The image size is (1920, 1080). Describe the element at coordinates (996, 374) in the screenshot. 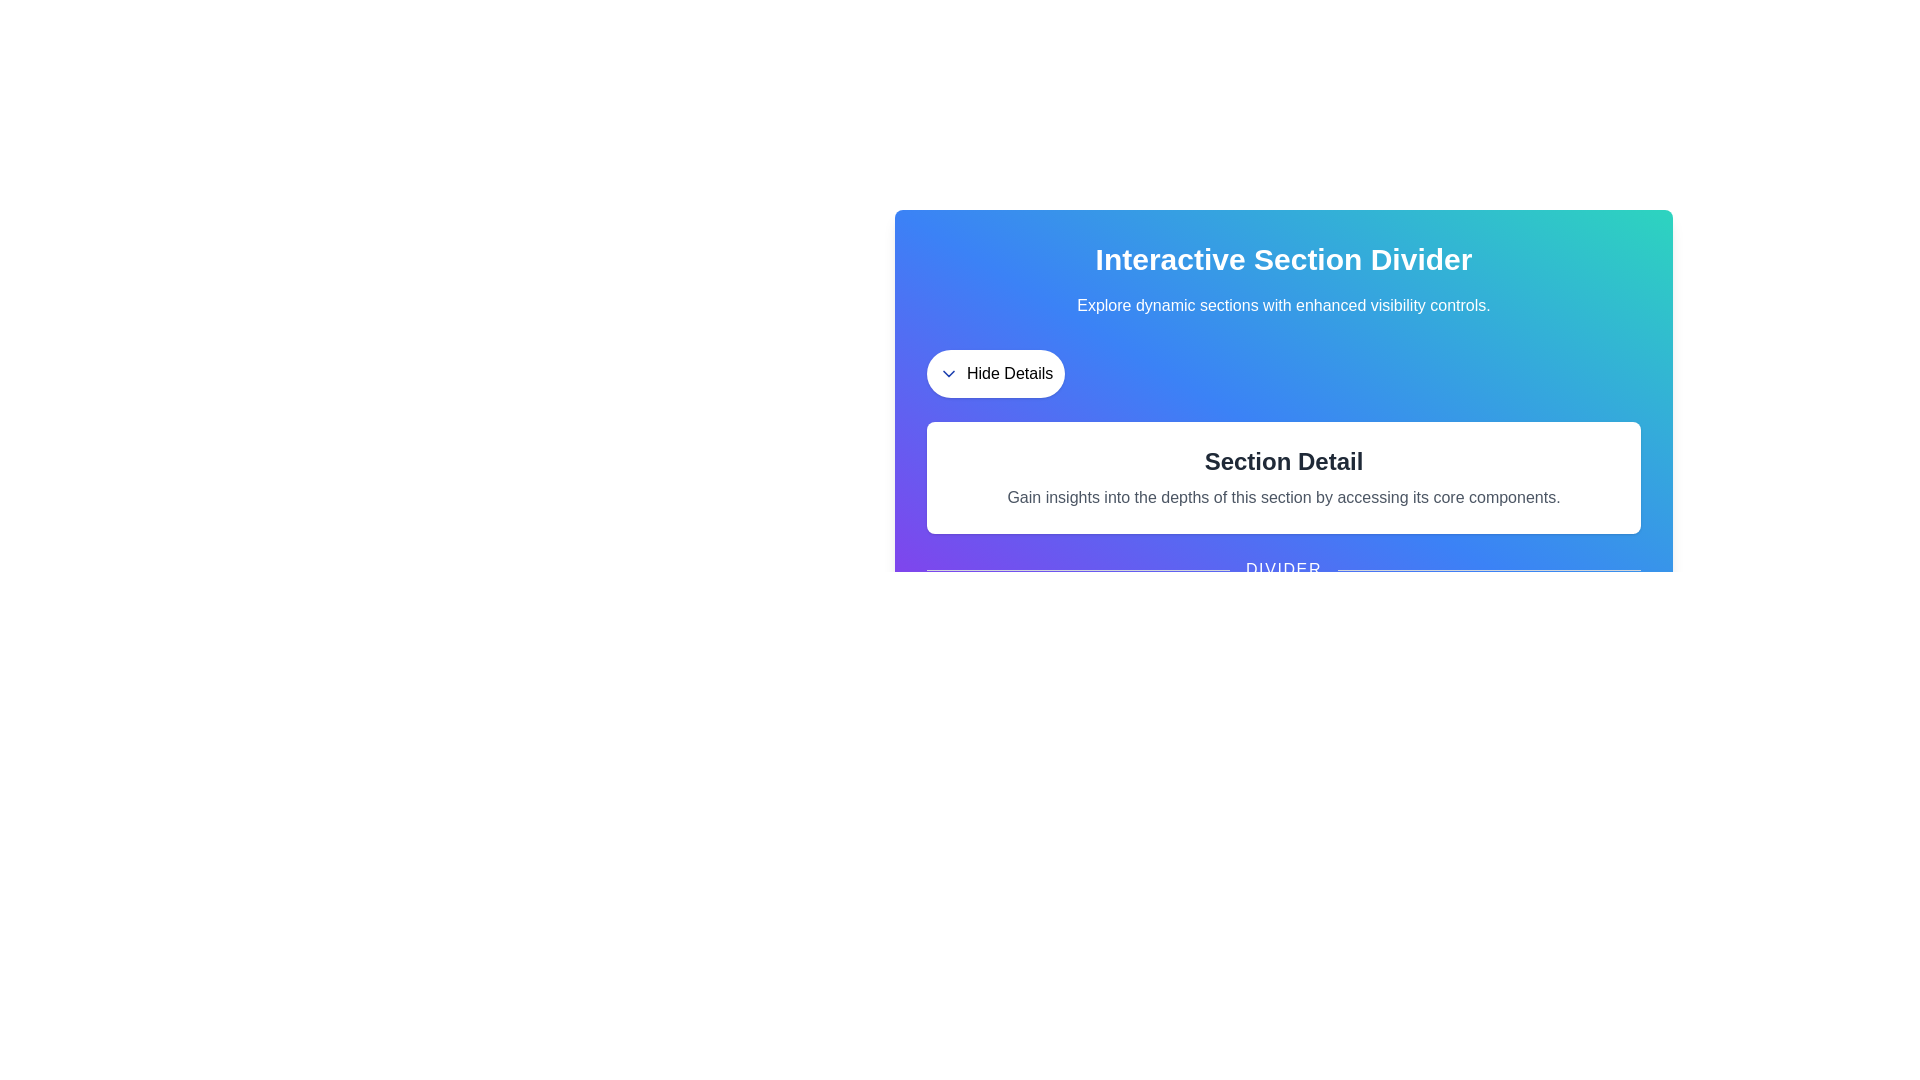

I see `the 'Hide Details' button, which has a white background, rounded edges, and features a downward-pointing blue arrow icon` at that location.